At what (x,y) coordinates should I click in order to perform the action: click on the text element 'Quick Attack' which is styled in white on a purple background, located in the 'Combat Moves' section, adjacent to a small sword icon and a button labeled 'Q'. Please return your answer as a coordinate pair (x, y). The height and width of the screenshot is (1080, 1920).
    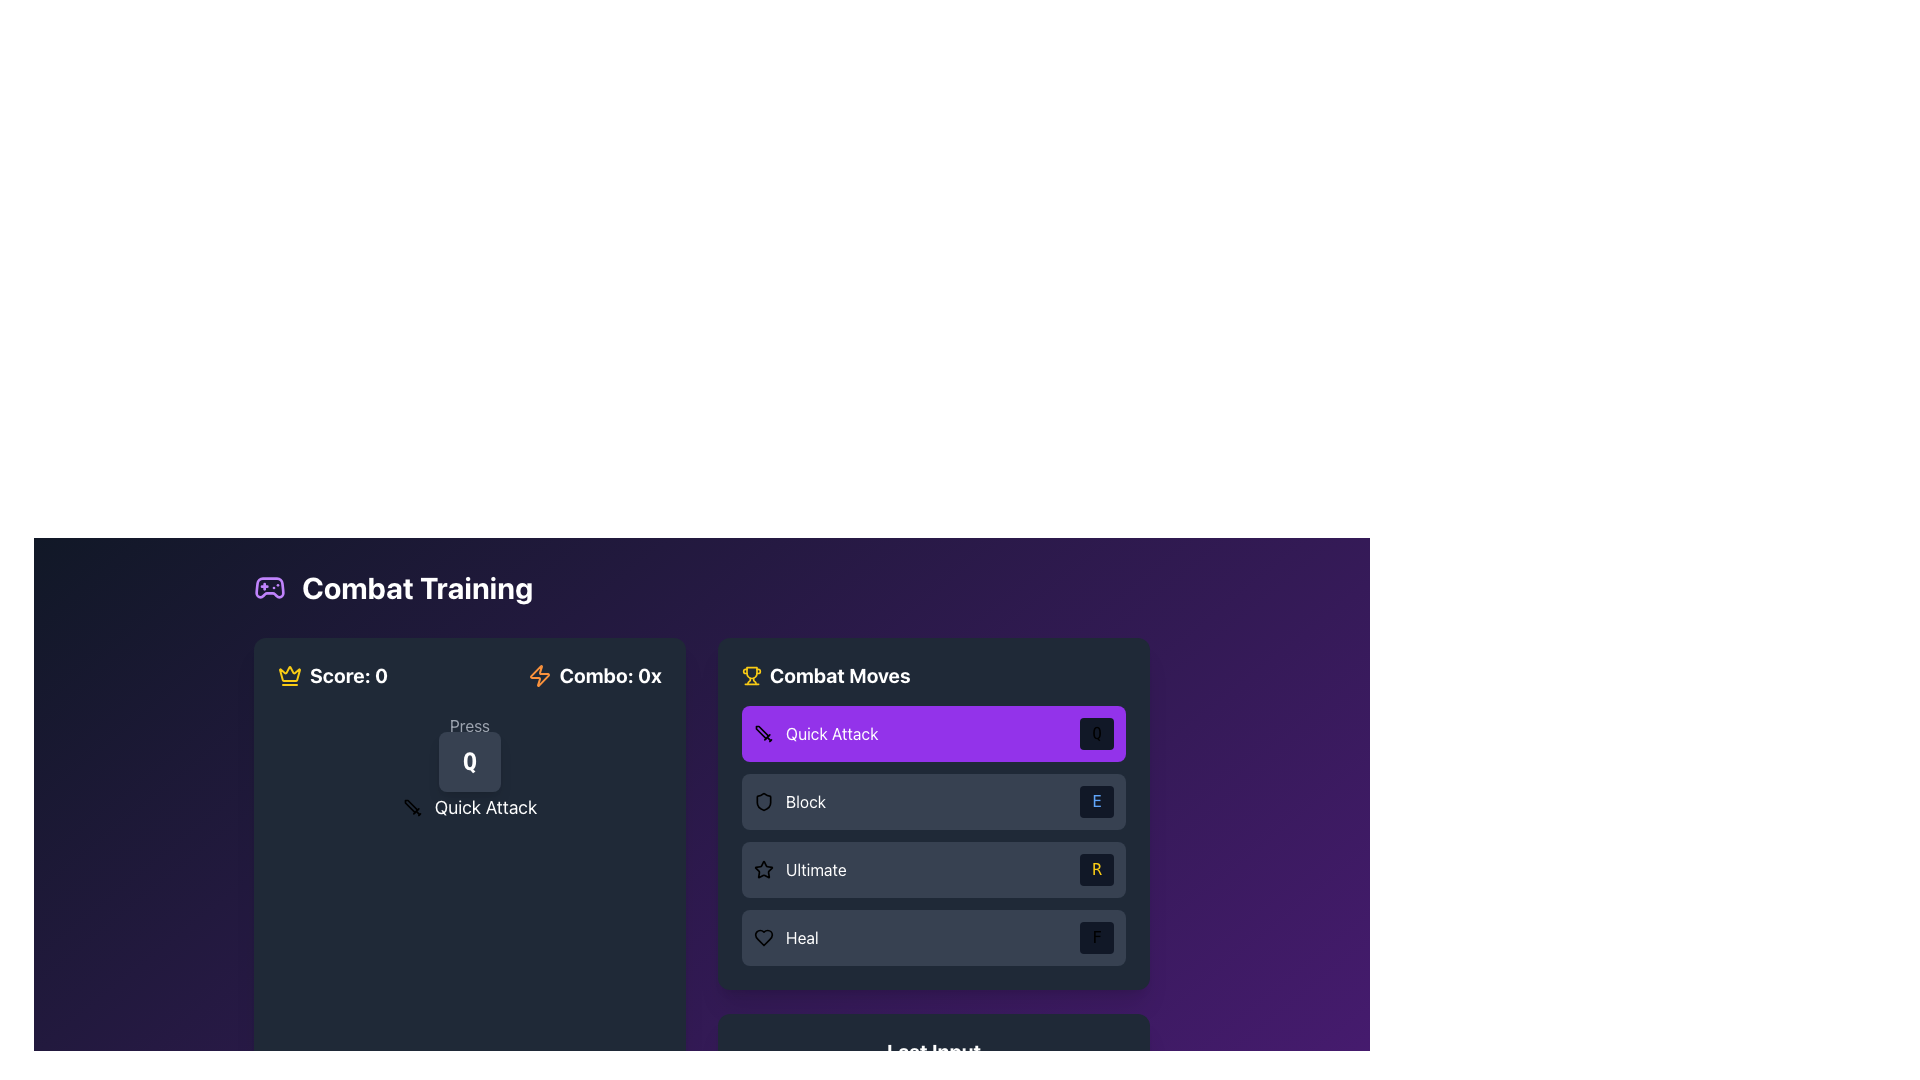
    Looking at the image, I should click on (832, 733).